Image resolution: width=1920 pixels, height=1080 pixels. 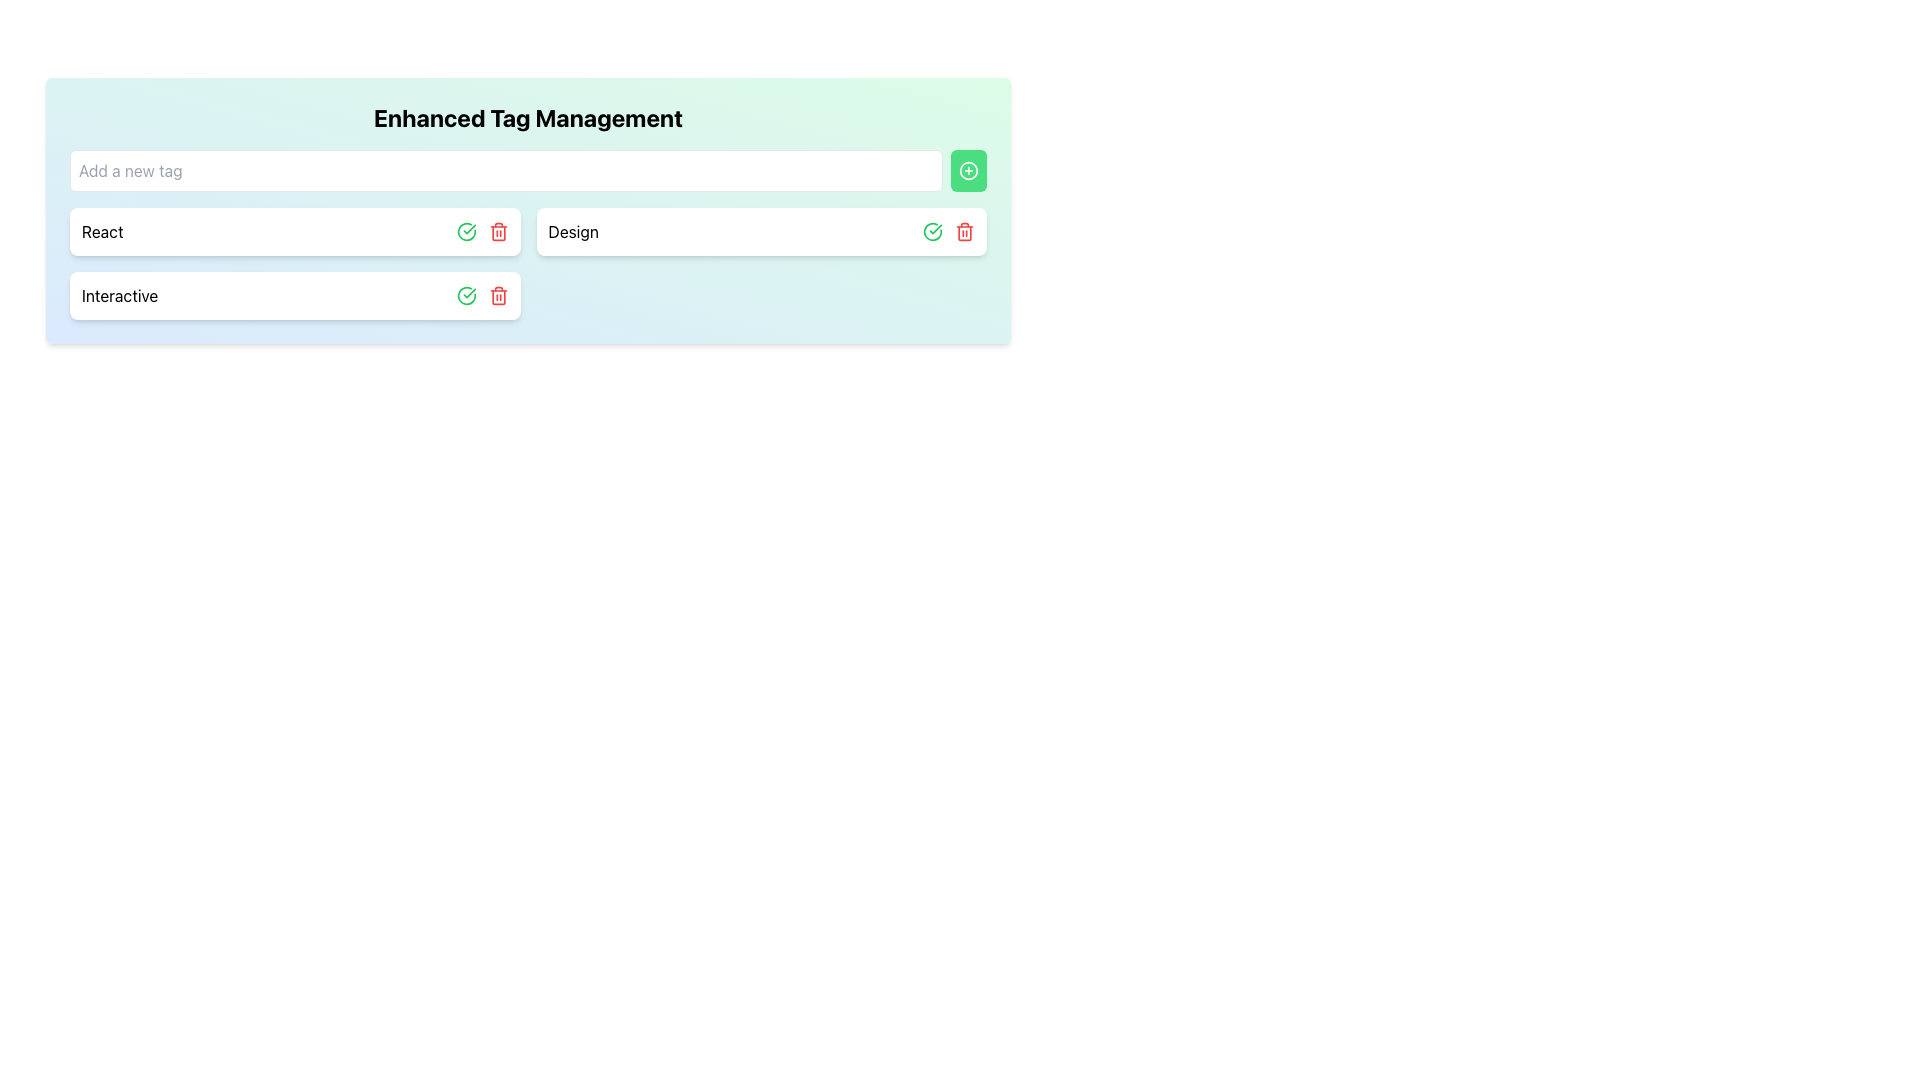 I want to click on the green circular confirmation icon with a checkmark located adjacent to the 'Design' tag, specifically the first icon in the group to the left of the red trash bin icon, so click(x=931, y=230).